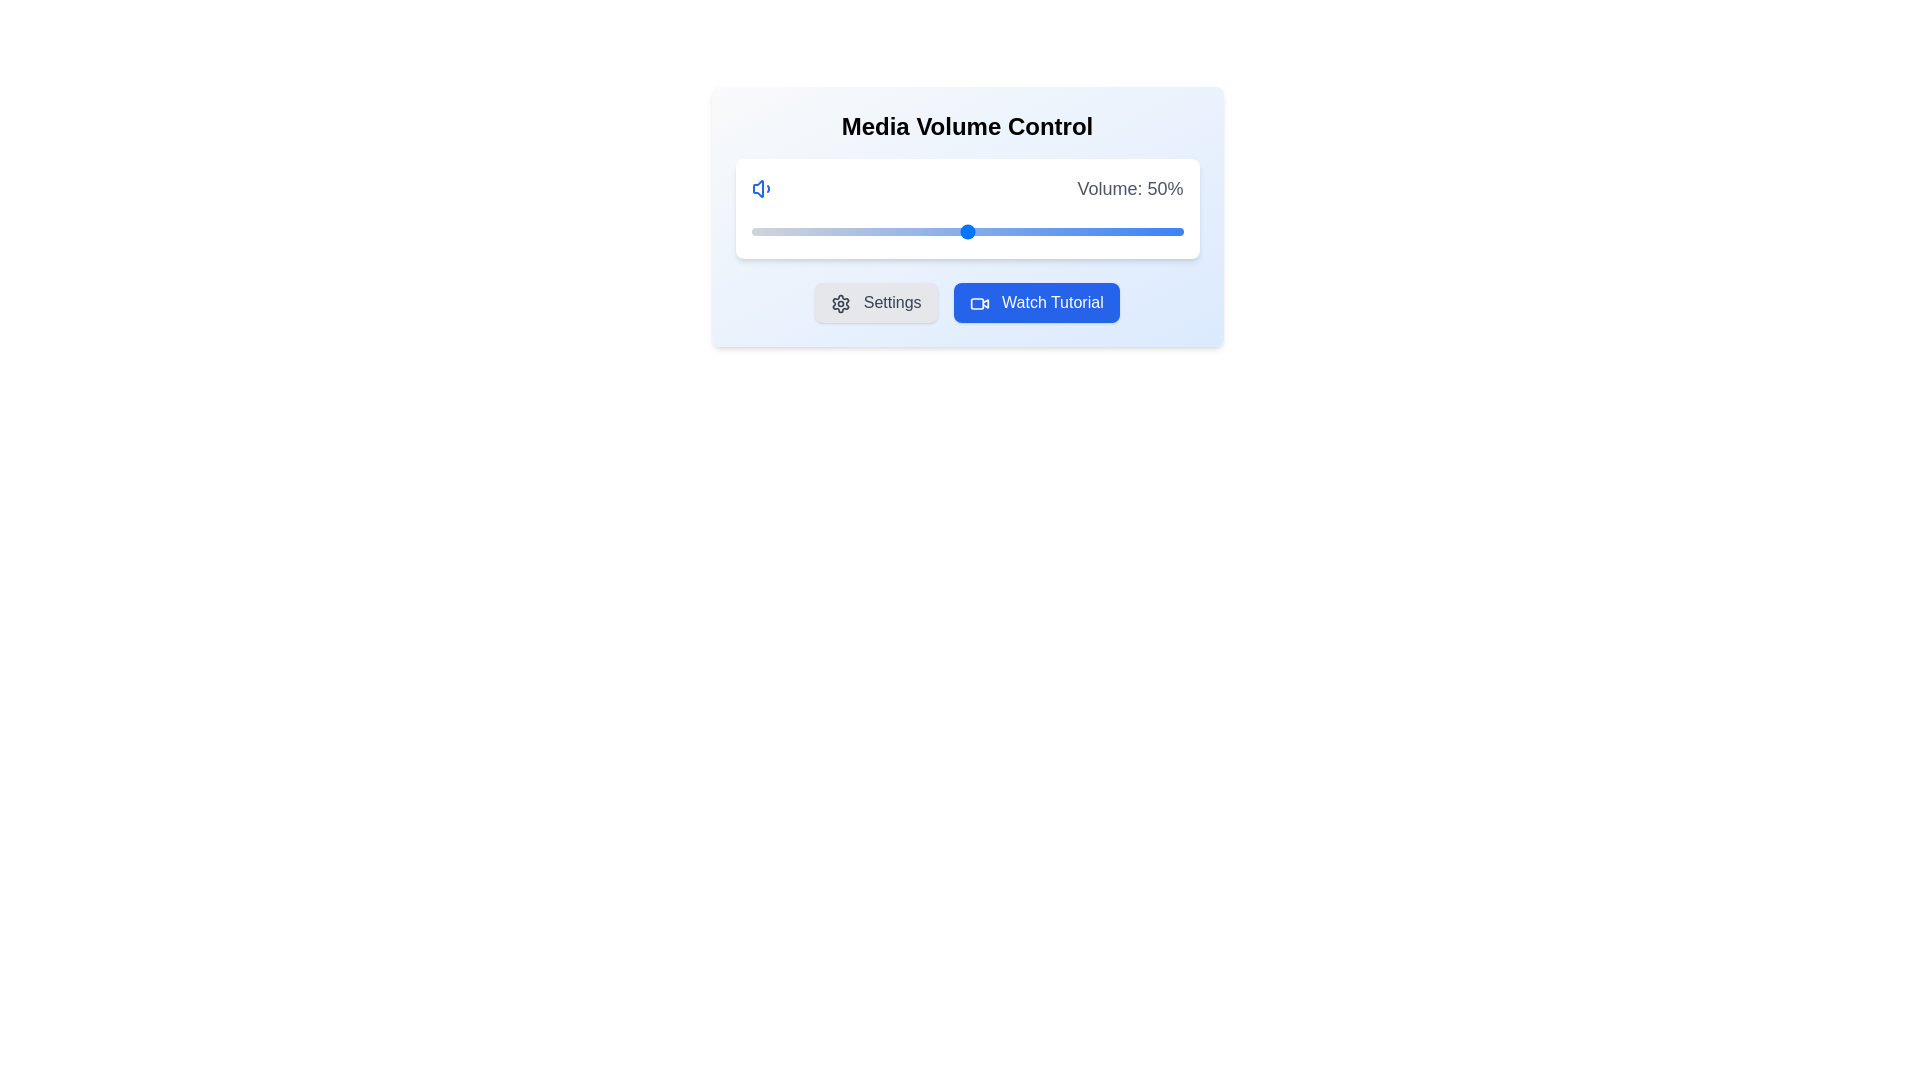  What do you see at coordinates (1036, 303) in the screenshot?
I see `the 'Watch Tutorial' button` at bounding box center [1036, 303].